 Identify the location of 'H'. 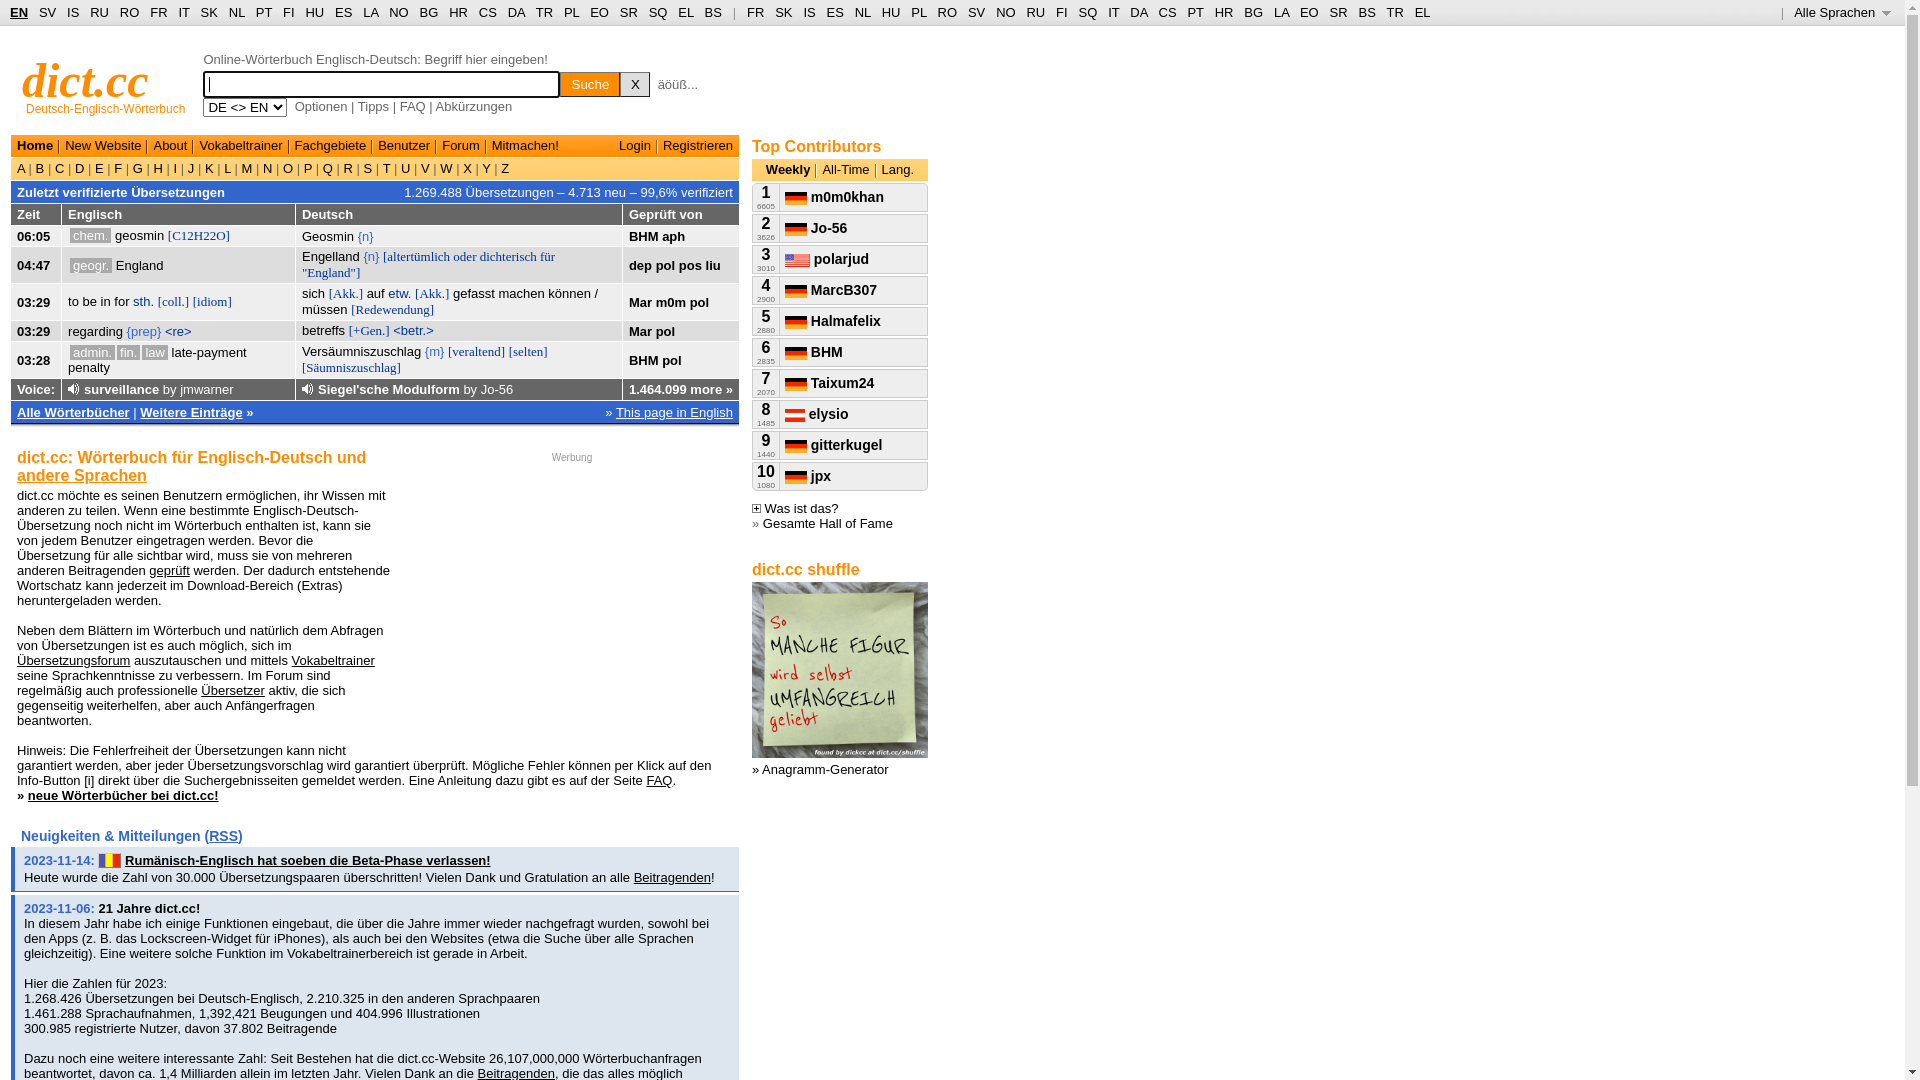
(157, 167).